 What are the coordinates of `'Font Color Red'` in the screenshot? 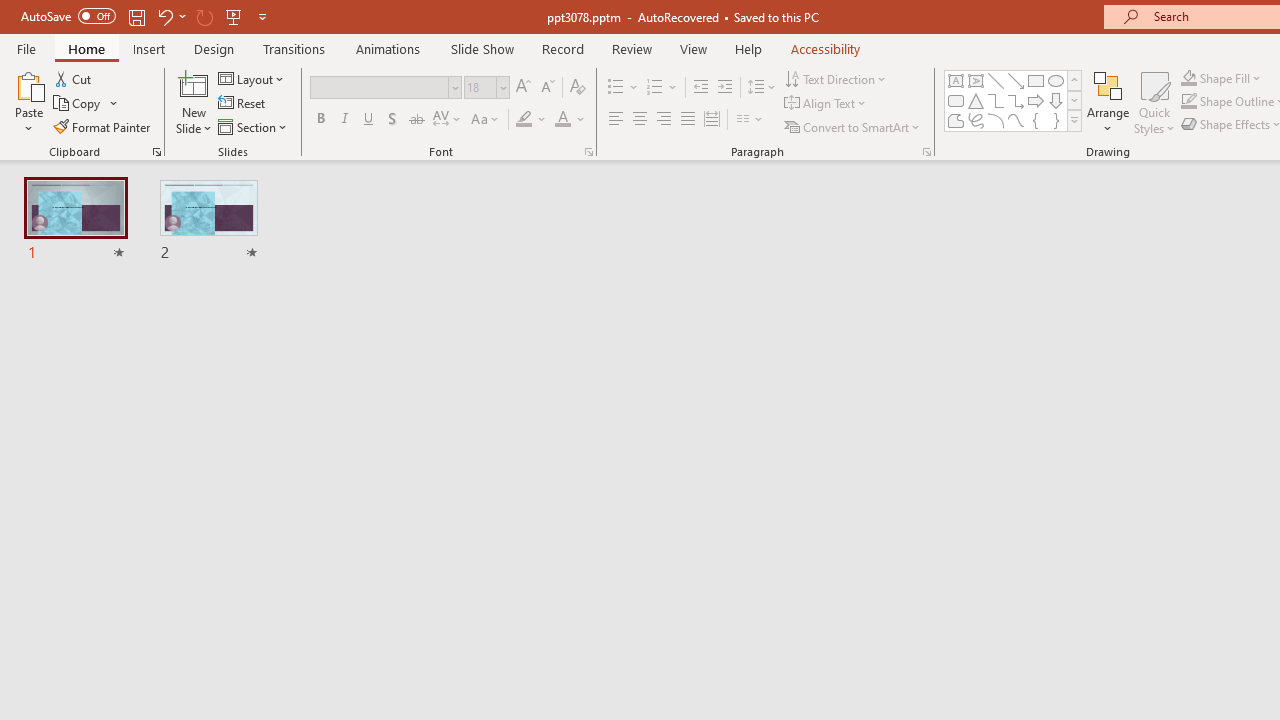 It's located at (561, 119).